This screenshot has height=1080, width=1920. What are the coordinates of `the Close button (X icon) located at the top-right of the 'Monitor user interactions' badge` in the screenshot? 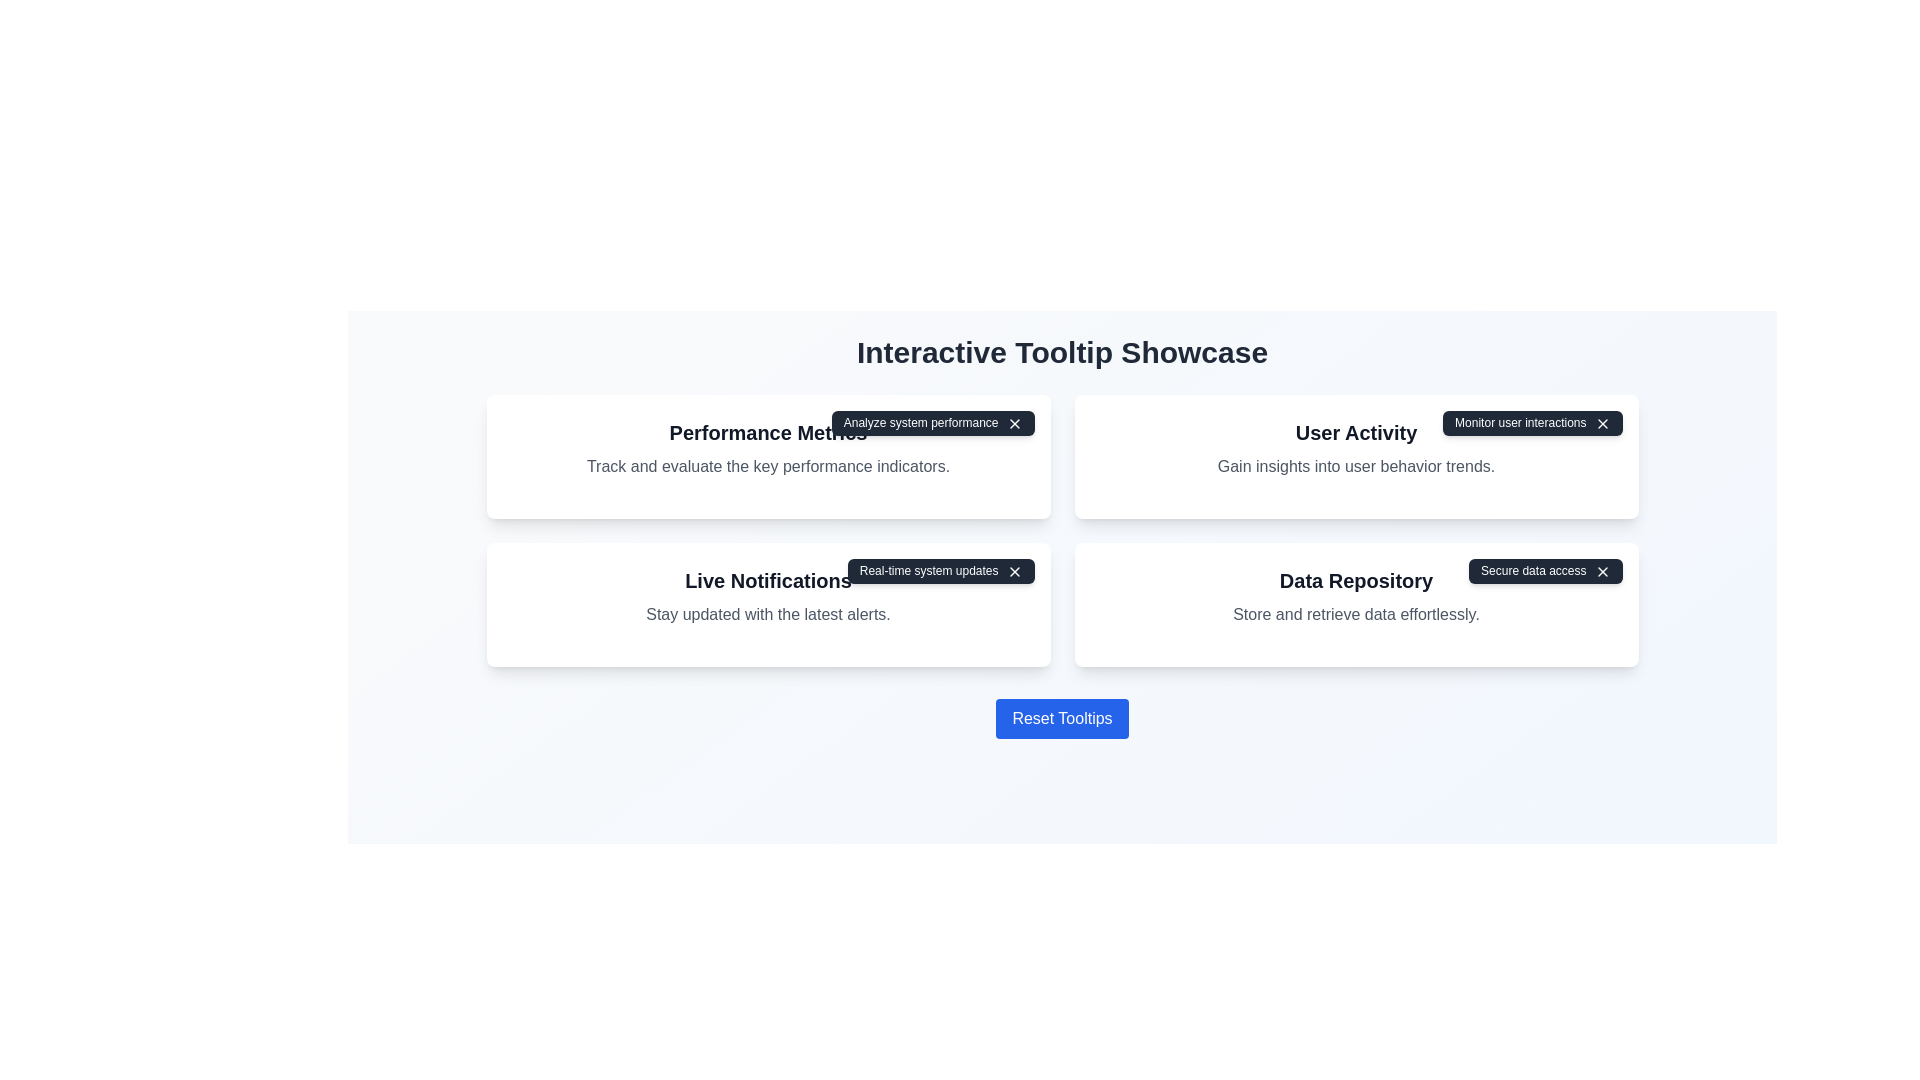 It's located at (1602, 422).